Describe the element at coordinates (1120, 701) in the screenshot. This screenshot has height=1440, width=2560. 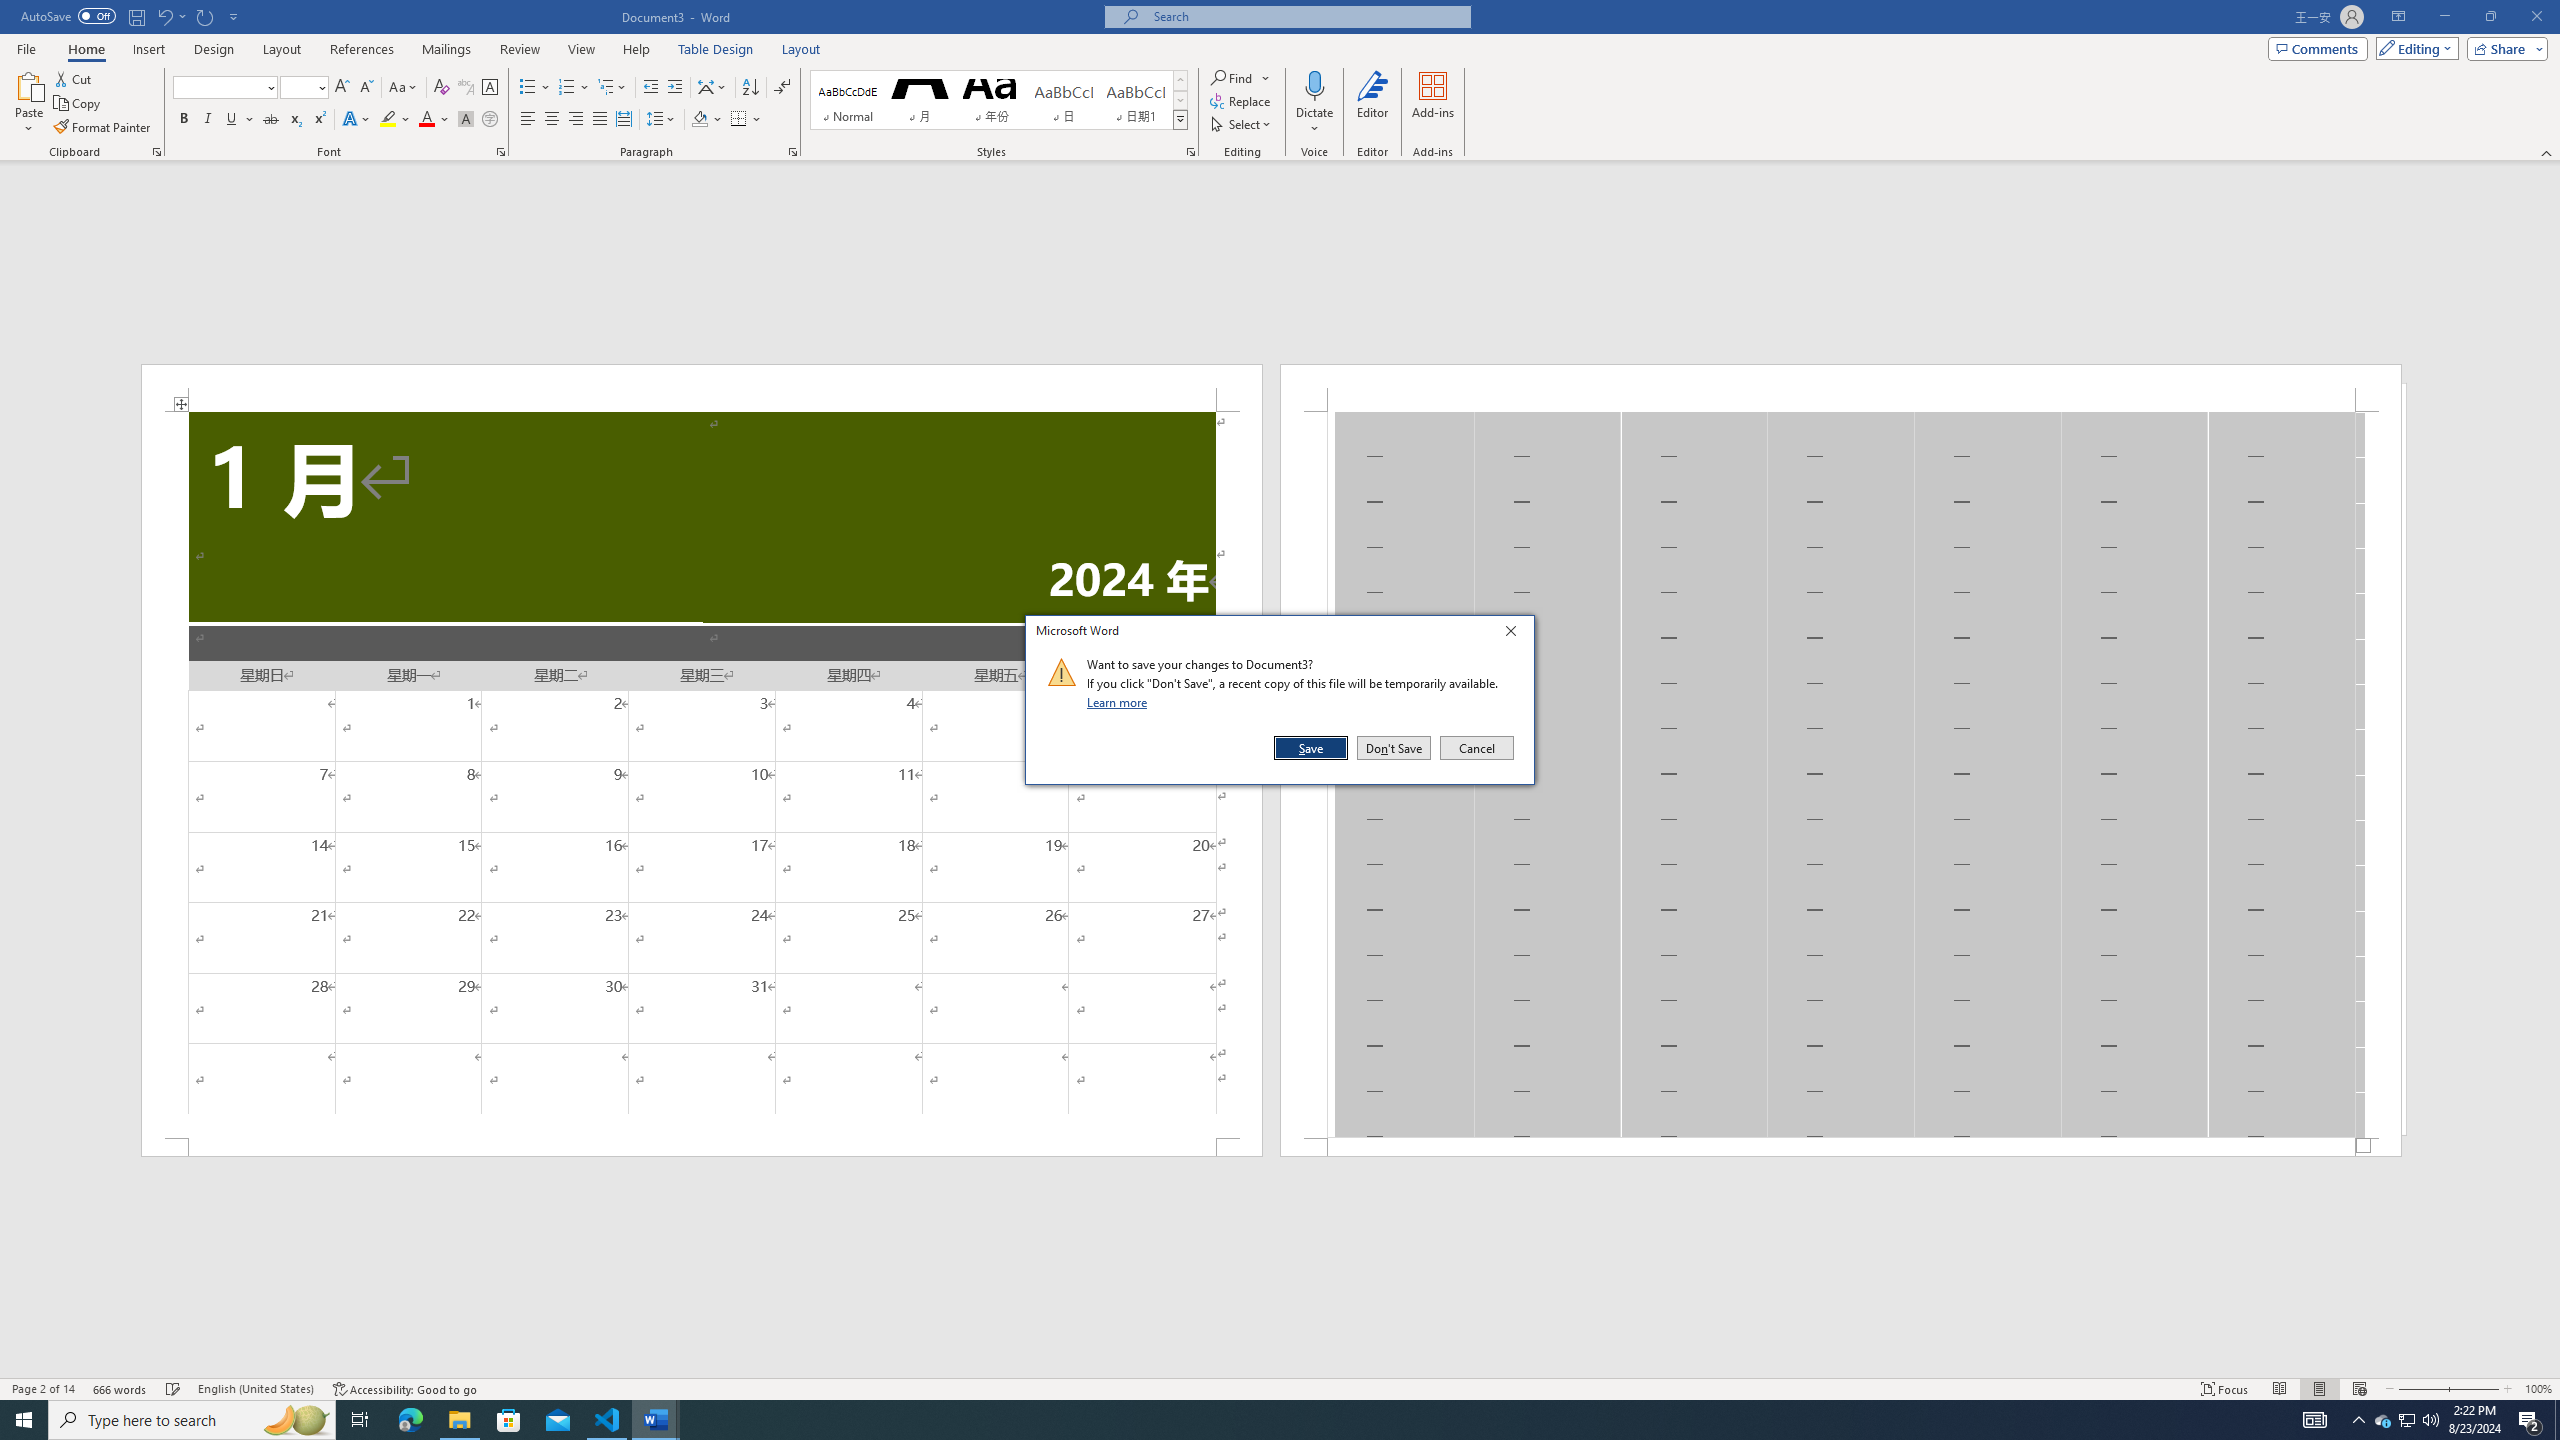
I see `'Learn more'` at that location.